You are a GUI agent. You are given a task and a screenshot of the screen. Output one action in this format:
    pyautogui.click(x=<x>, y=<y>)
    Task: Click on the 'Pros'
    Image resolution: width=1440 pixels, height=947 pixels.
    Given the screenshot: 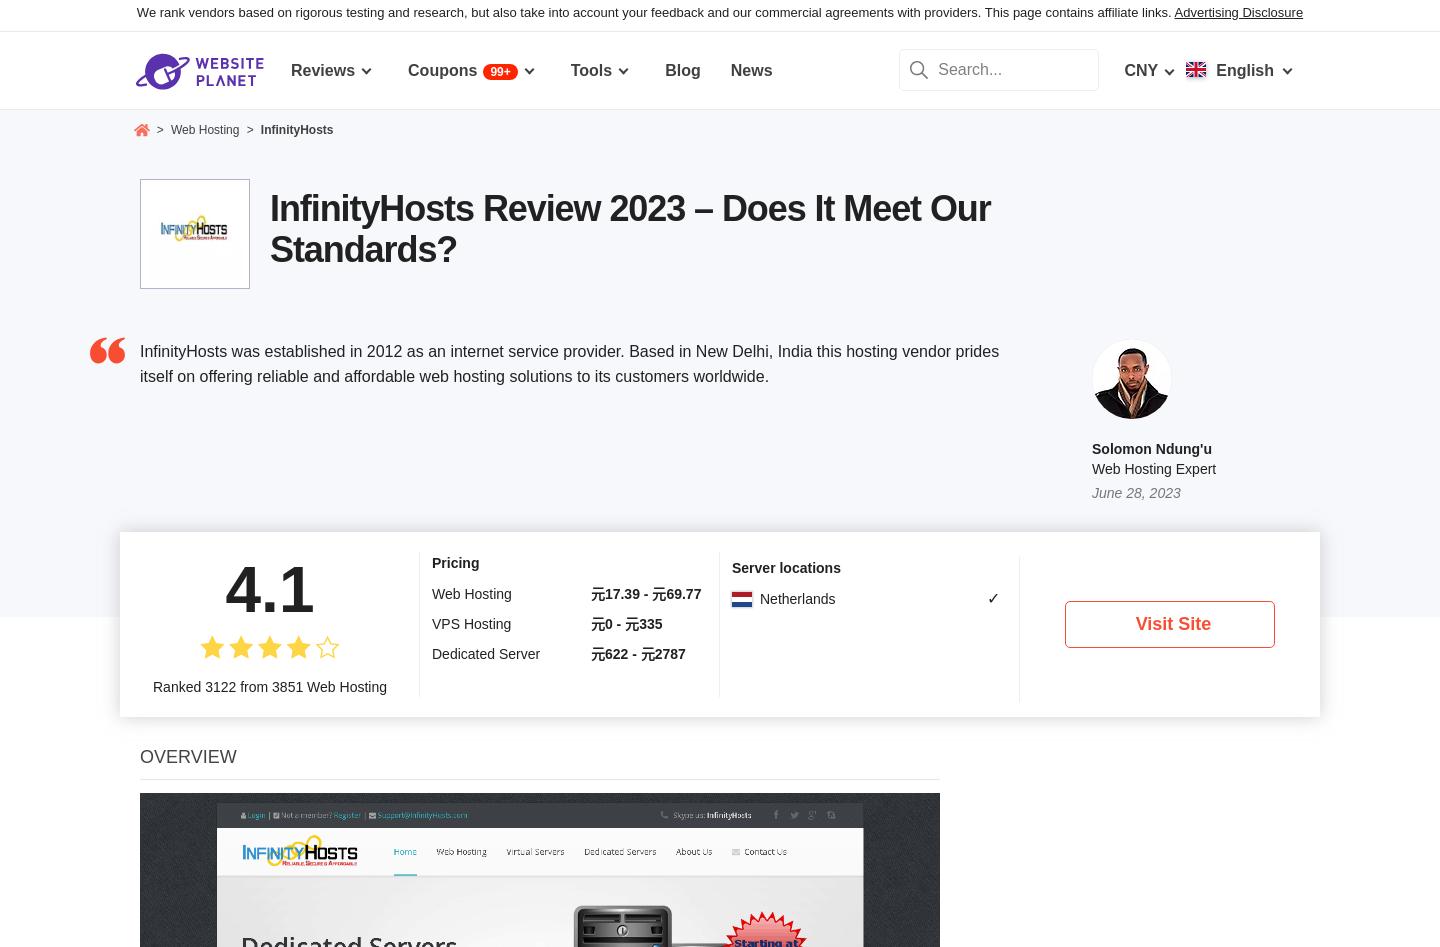 What is the action you would take?
    pyautogui.click(x=161, y=411)
    